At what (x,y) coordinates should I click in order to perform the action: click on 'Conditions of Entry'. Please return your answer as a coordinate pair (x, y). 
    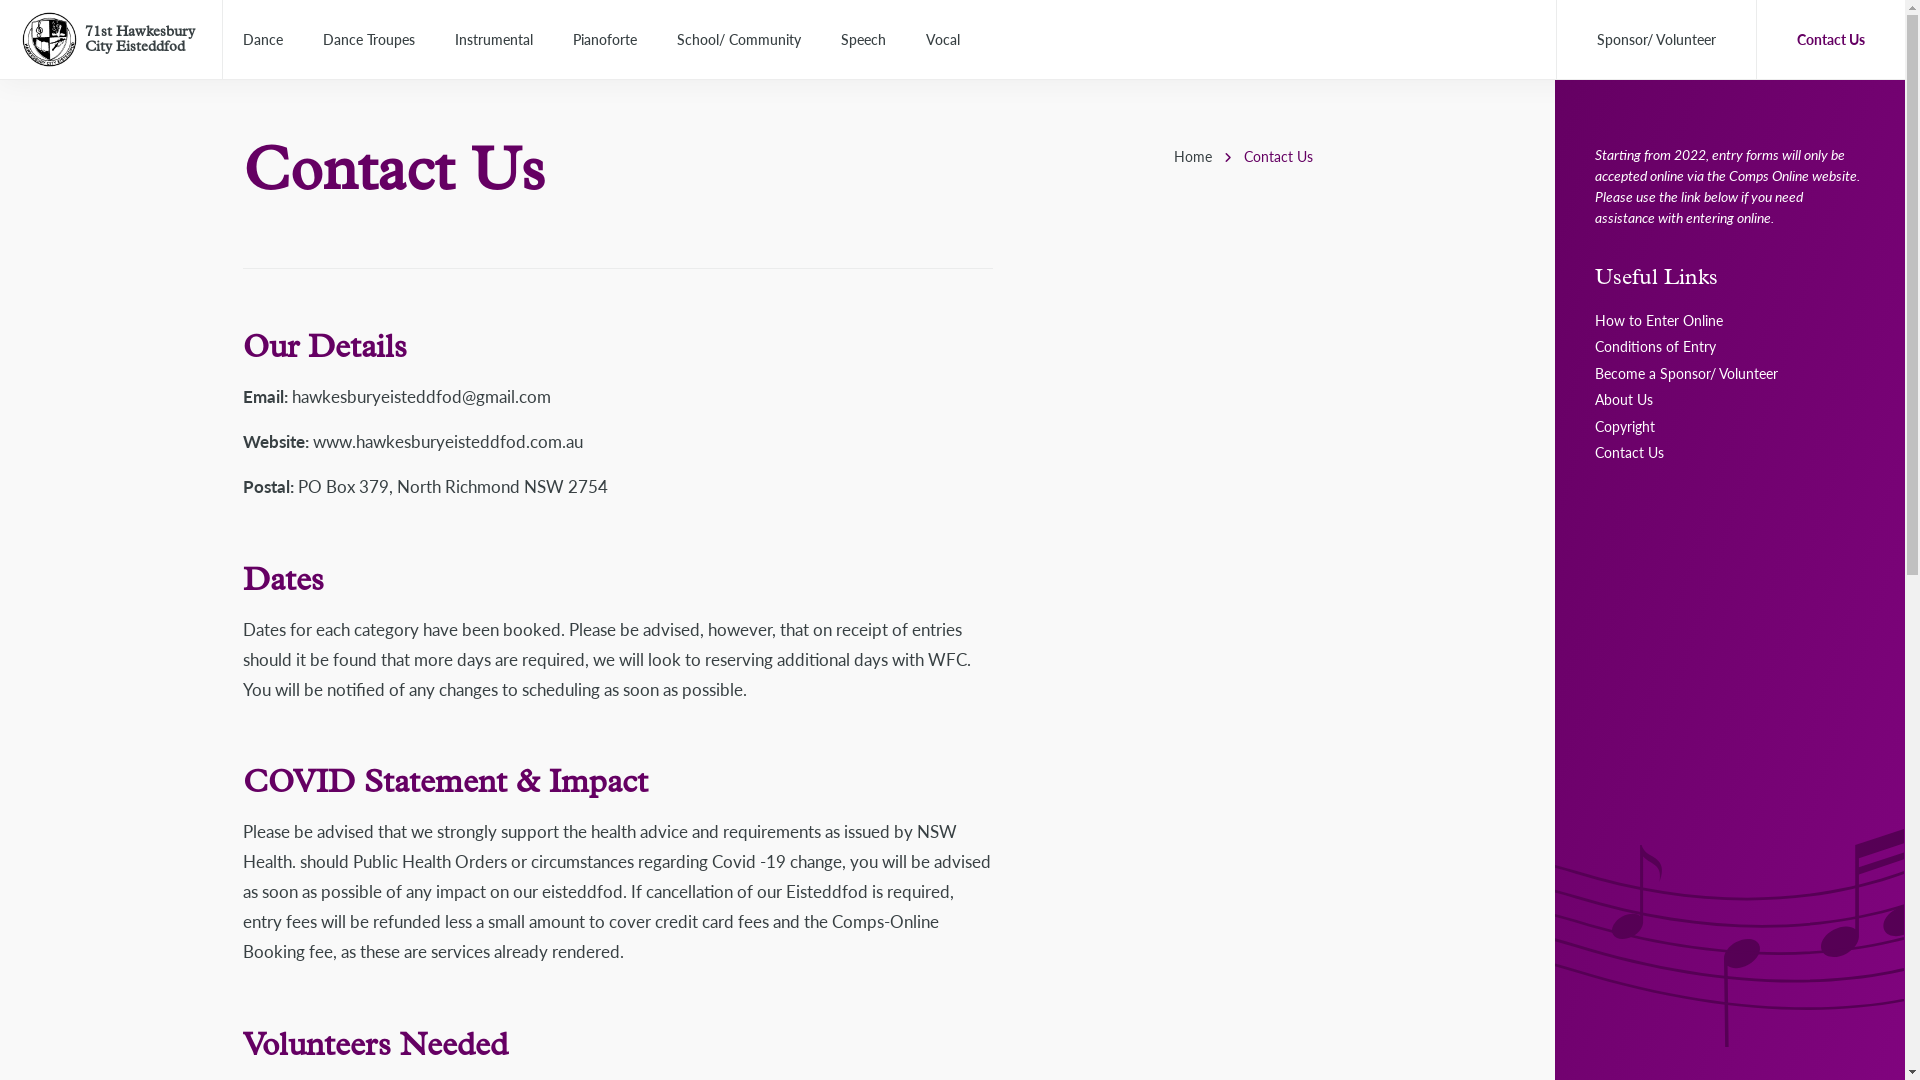
    Looking at the image, I should click on (1655, 345).